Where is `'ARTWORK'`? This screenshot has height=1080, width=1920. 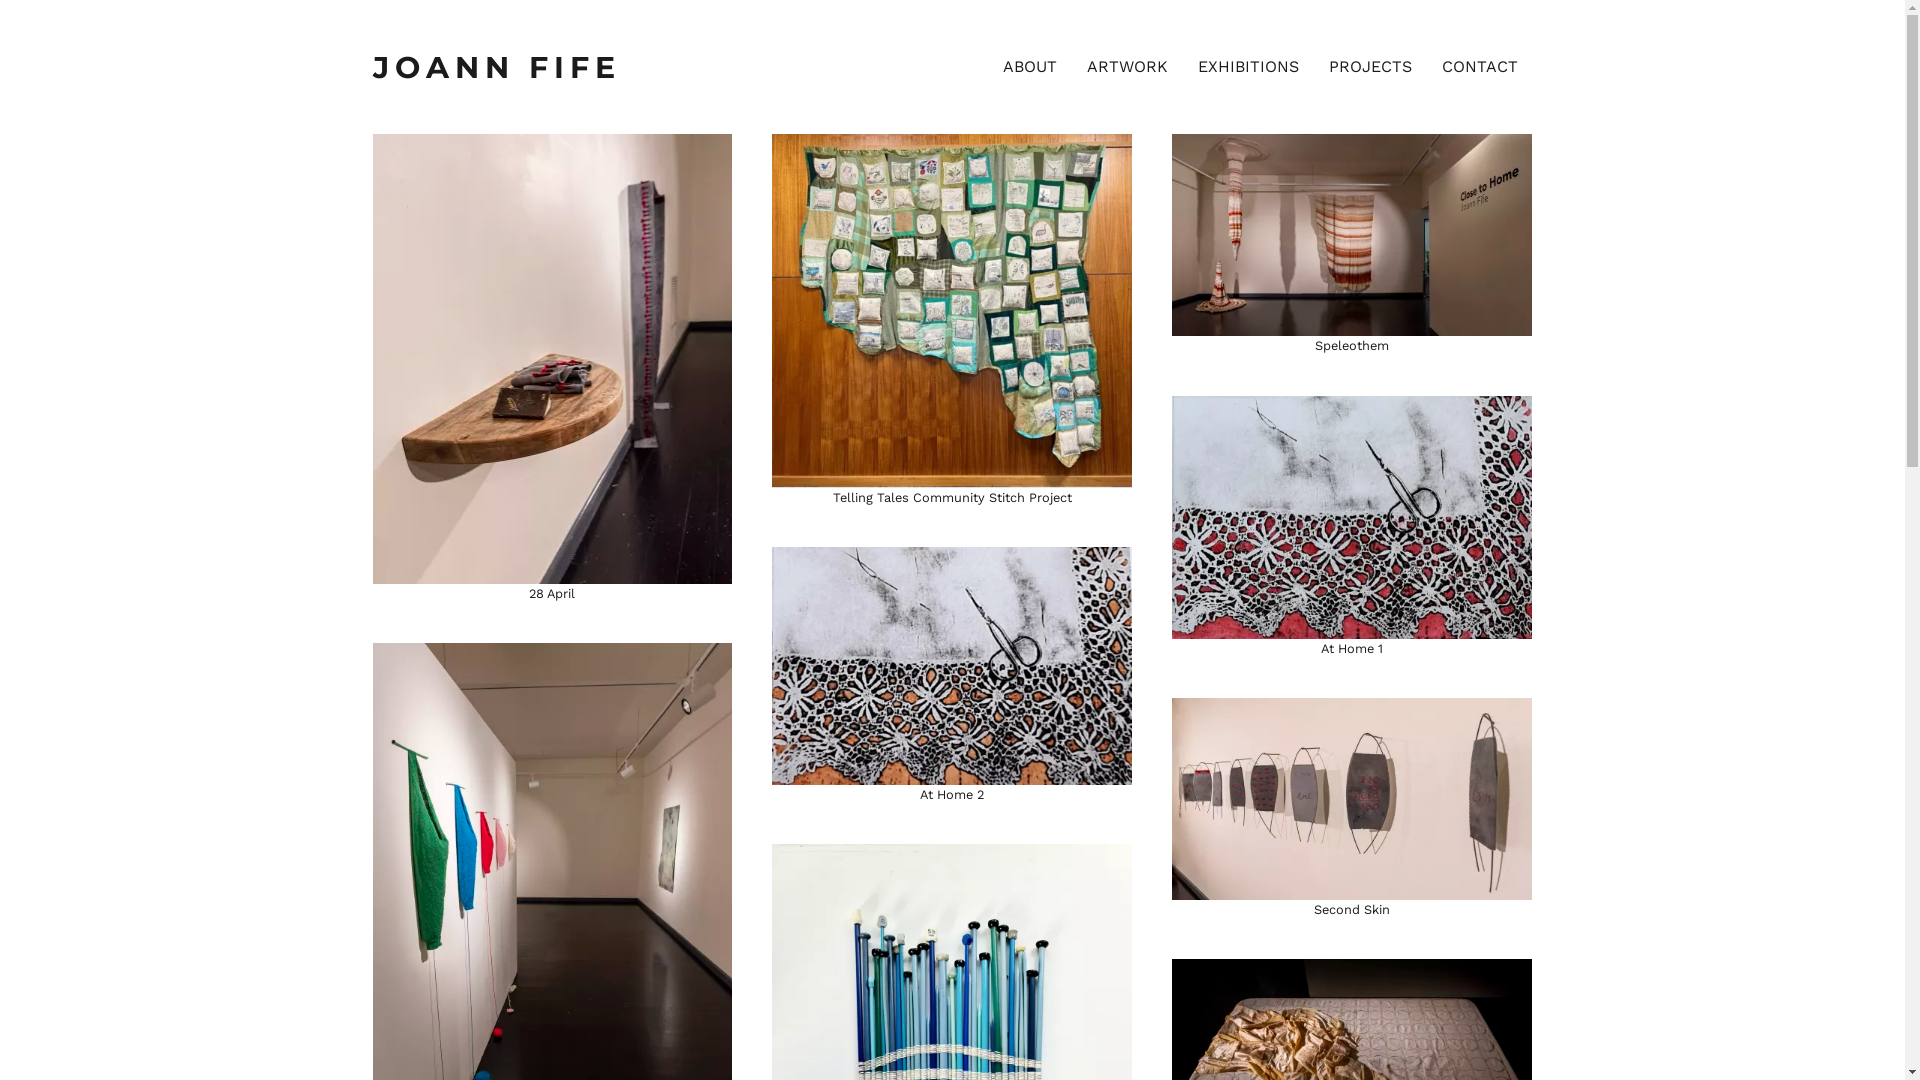 'ARTWORK' is located at coordinates (1127, 65).